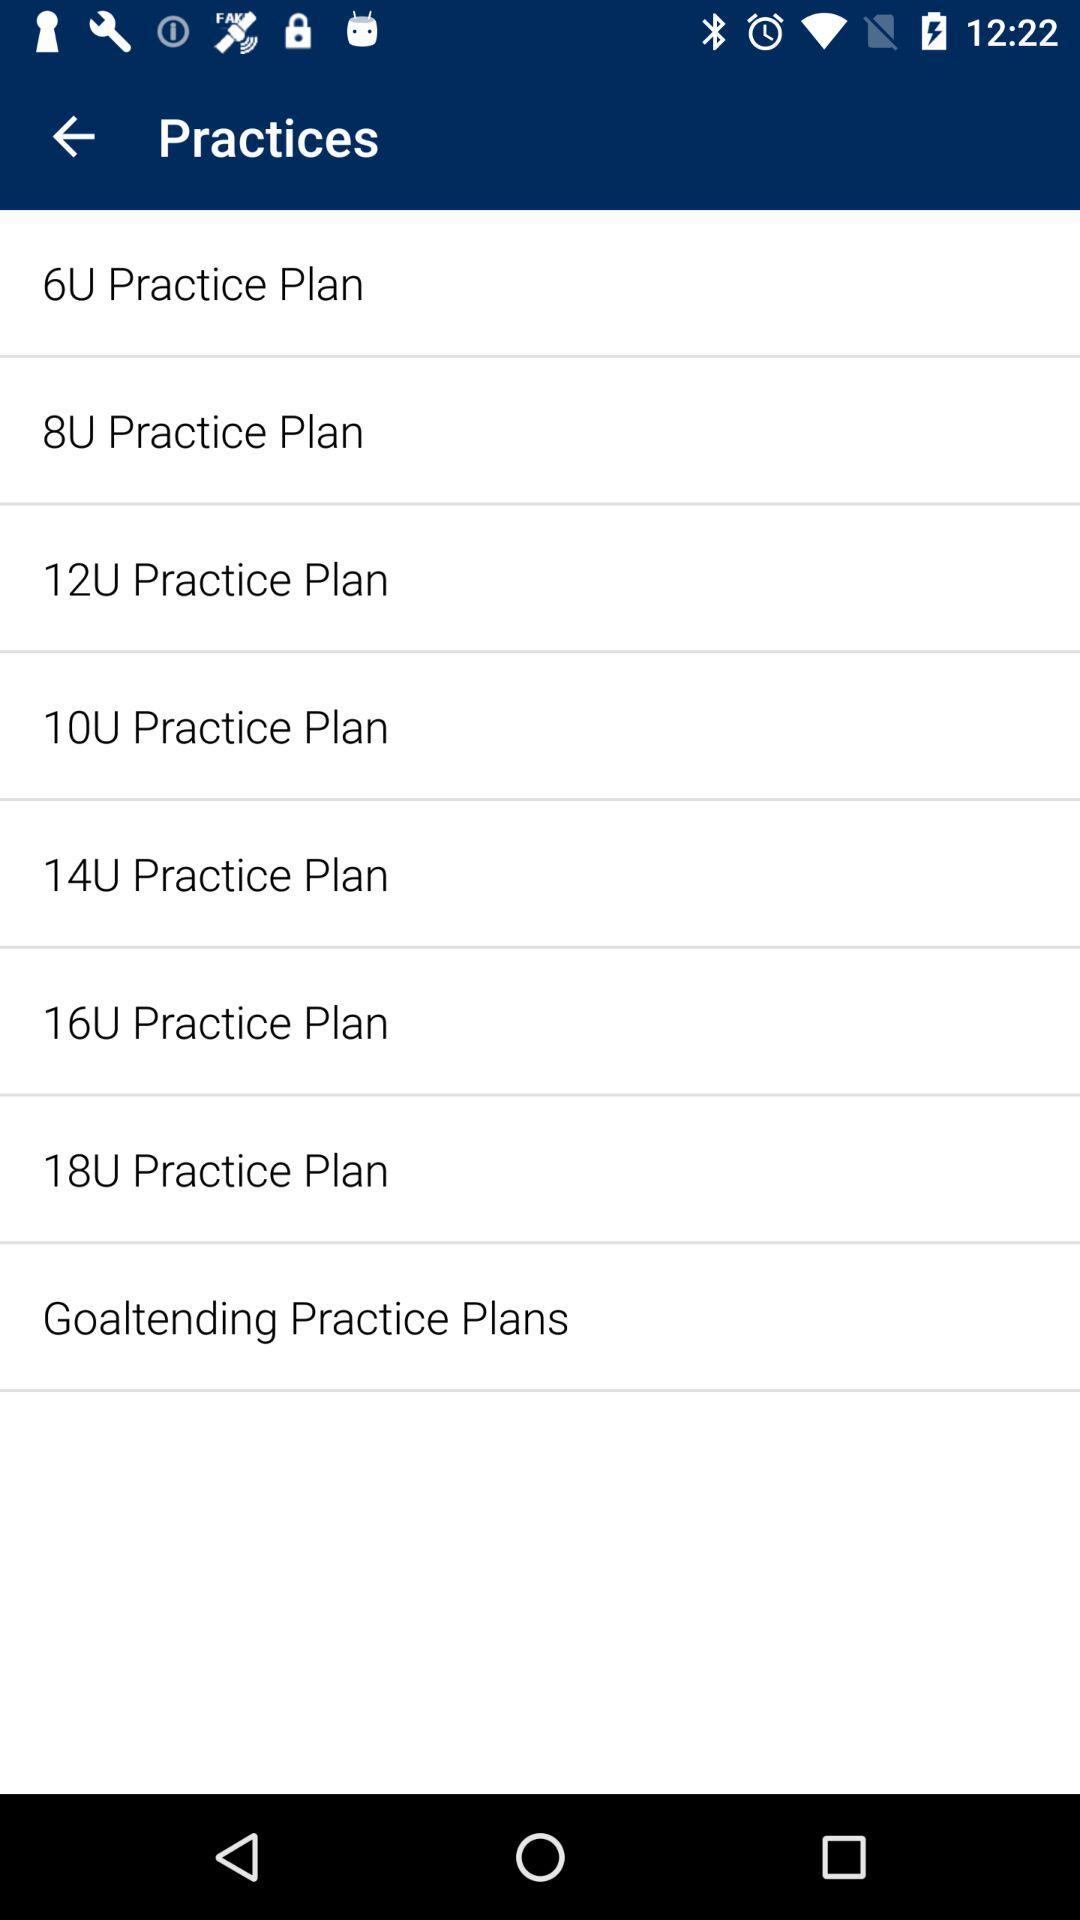  I want to click on the icon next to the practices app, so click(72, 135).